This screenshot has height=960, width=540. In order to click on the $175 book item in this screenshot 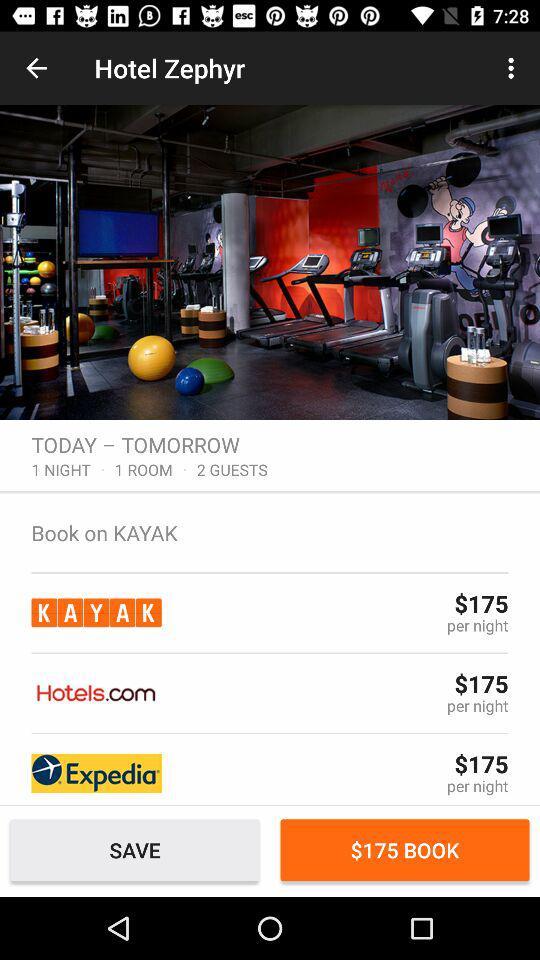, I will do `click(405, 849)`.